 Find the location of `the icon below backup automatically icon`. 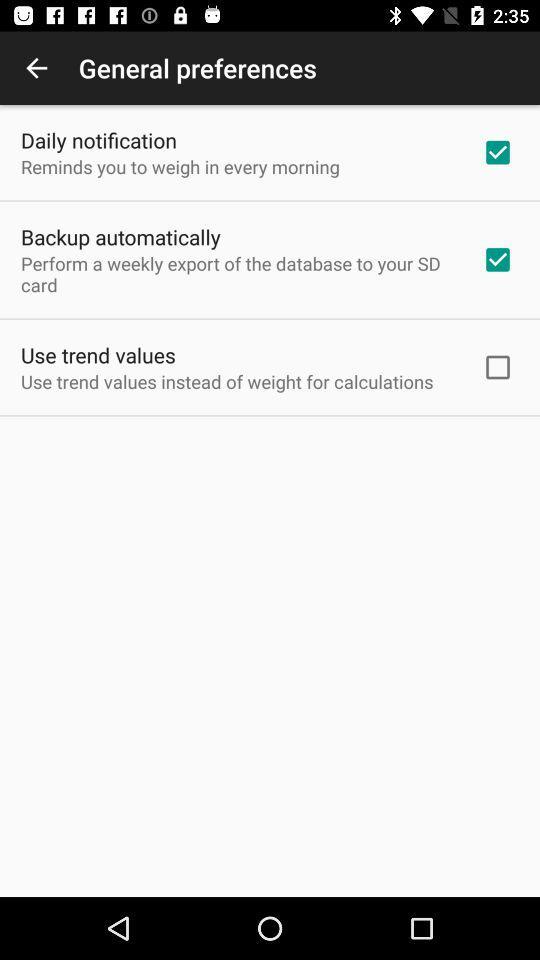

the icon below backup automatically icon is located at coordinates (238, 273).